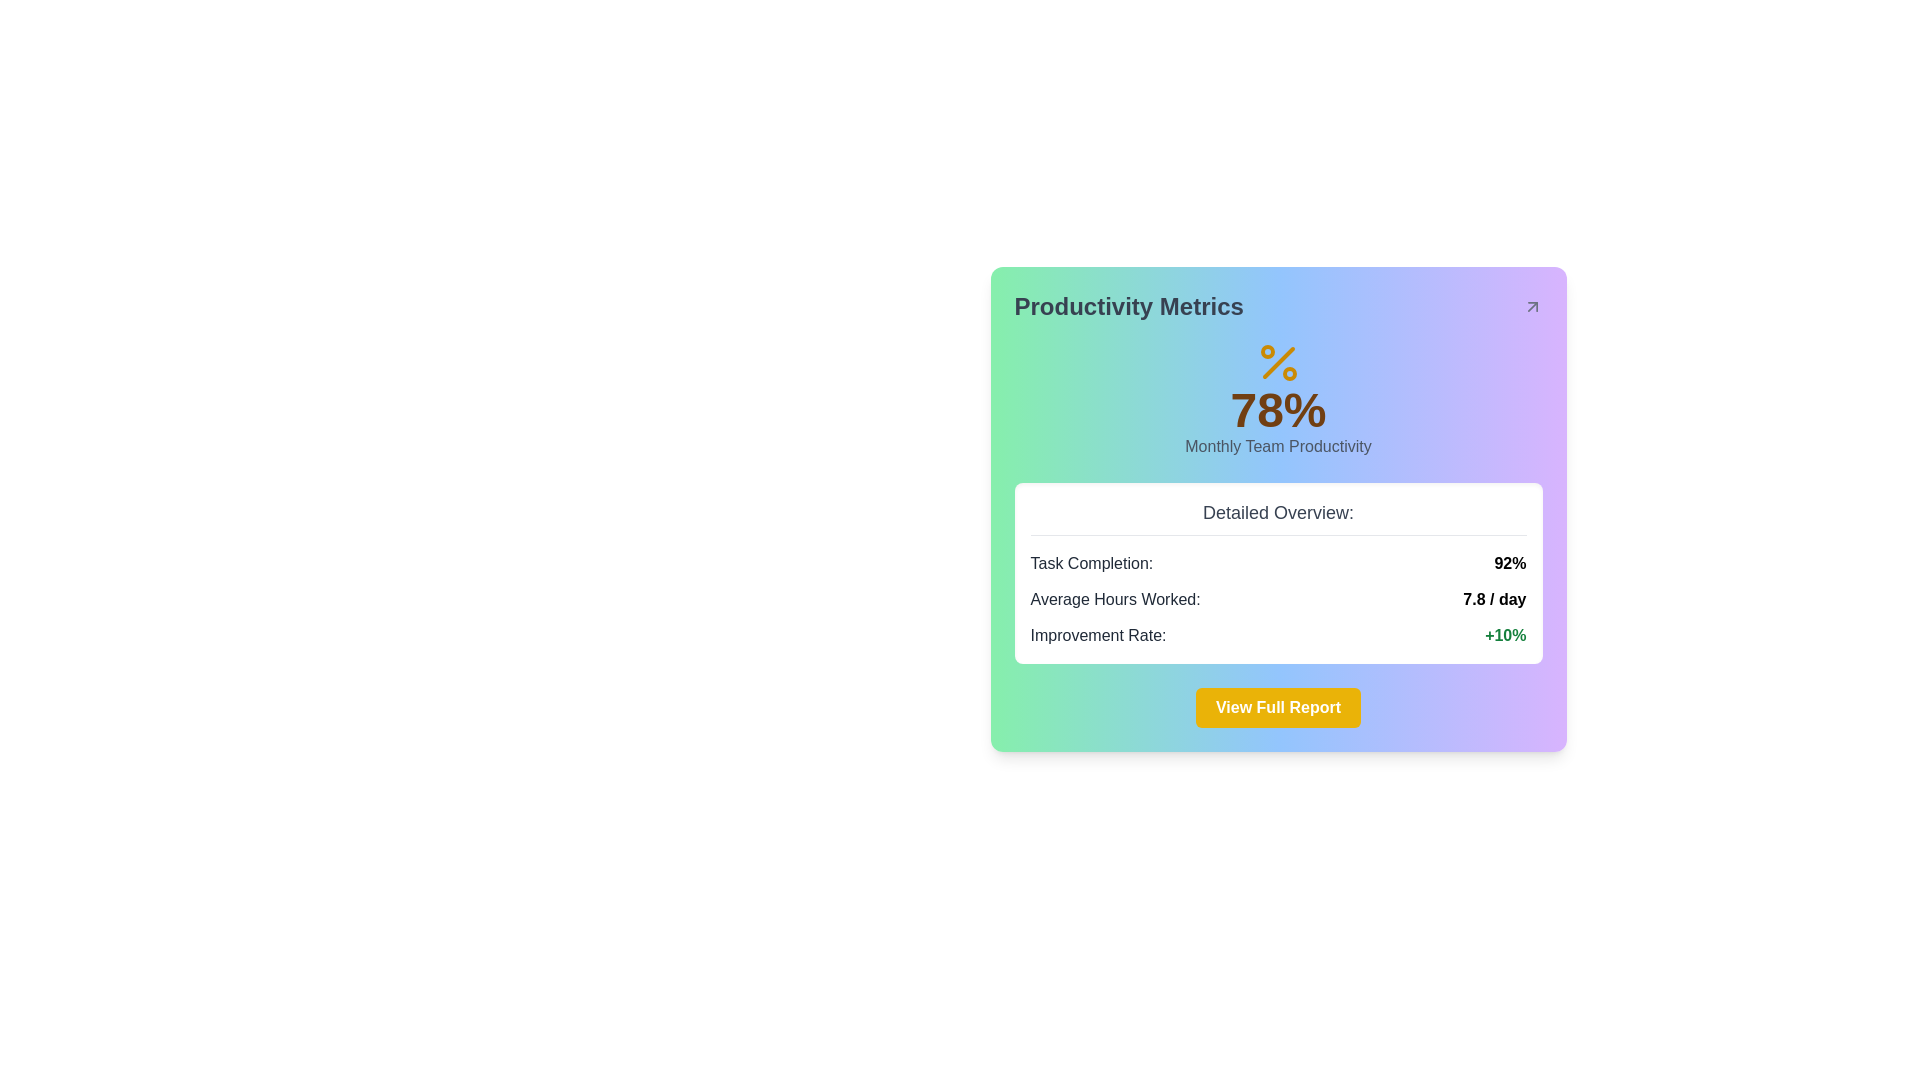 This screenshot has height=1080, width=1920. What do you see at coordinates (1510, 563) in the screenshot?
I see `the text display showing '92%' in bold black font, located to the right of 'Task Completion:' in the detailed overview panel` at bounding box center [1510, 563].